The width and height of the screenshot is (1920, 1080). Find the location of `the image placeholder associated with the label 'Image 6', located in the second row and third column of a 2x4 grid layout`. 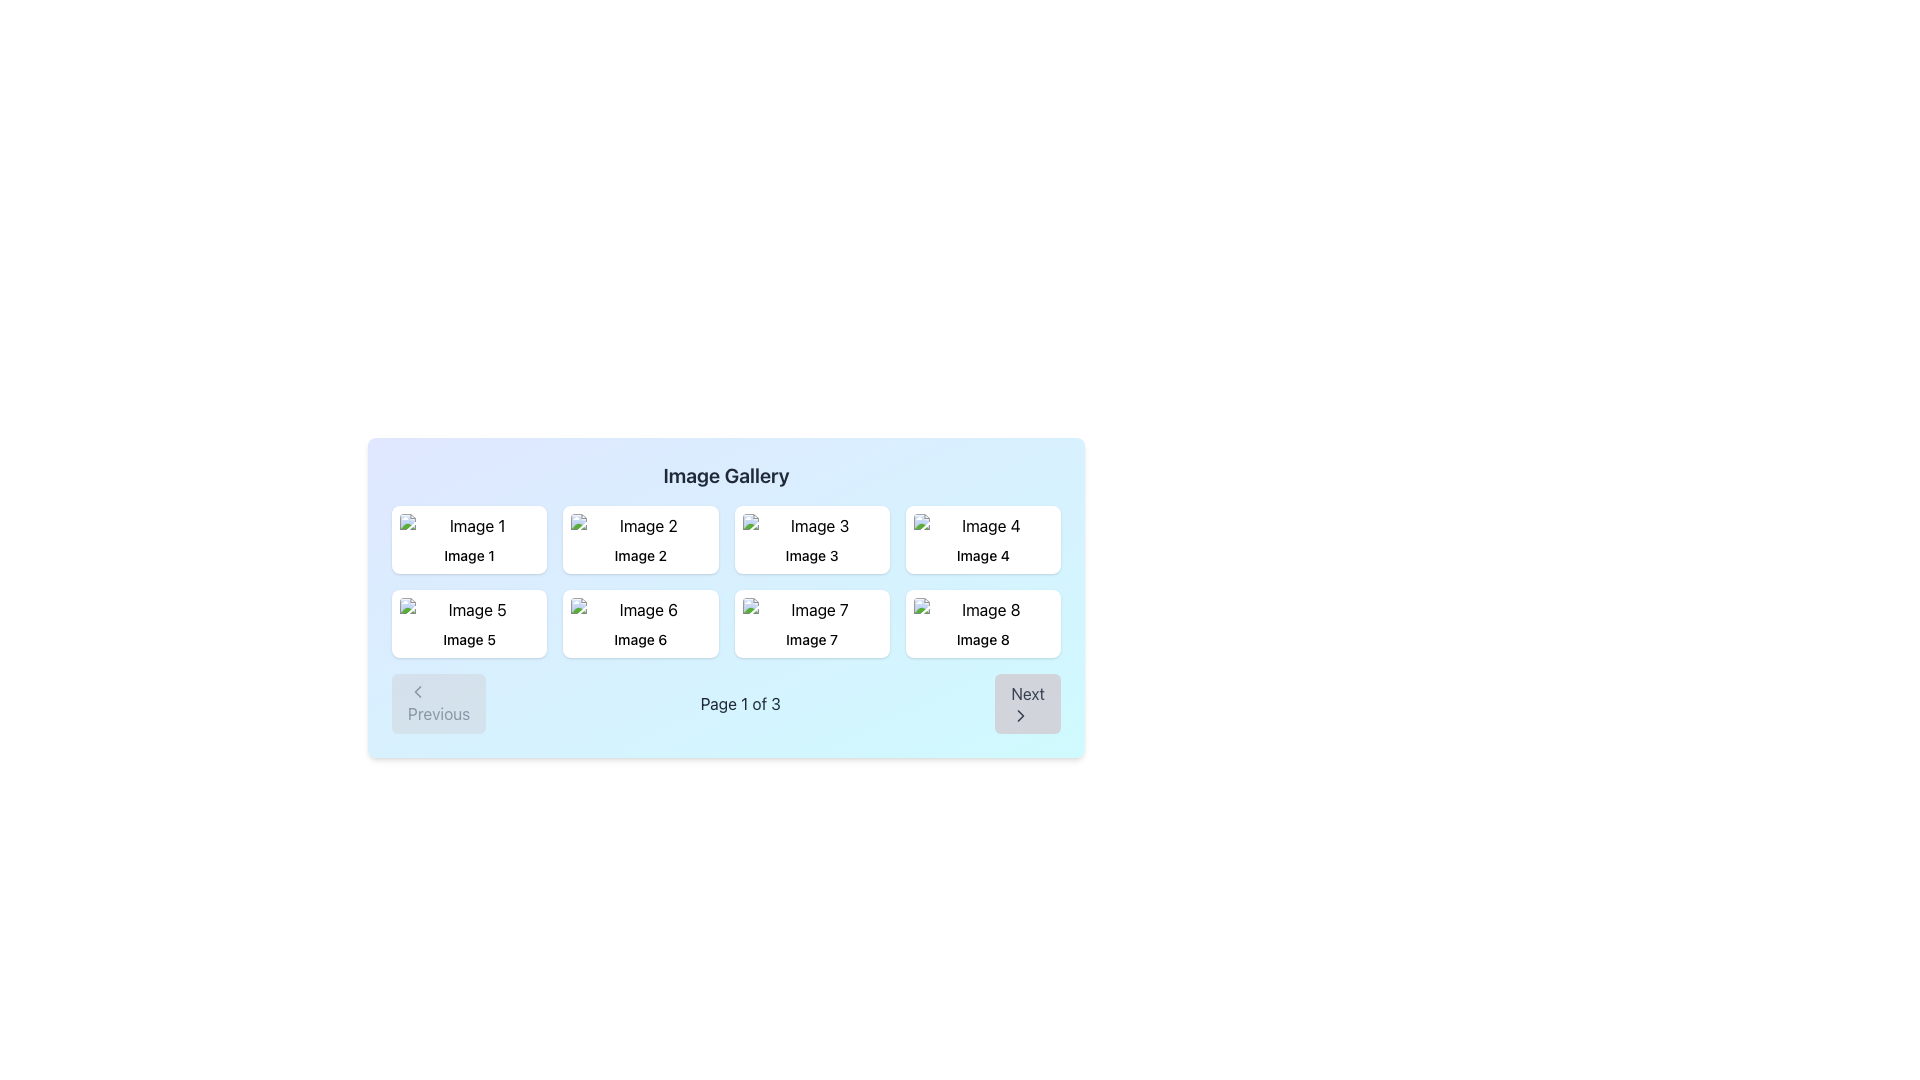

the image placeholder associated with the label 'Image 6', located in the second row and third column of a 2x4 grid layout is located at coordinates (640, 608).